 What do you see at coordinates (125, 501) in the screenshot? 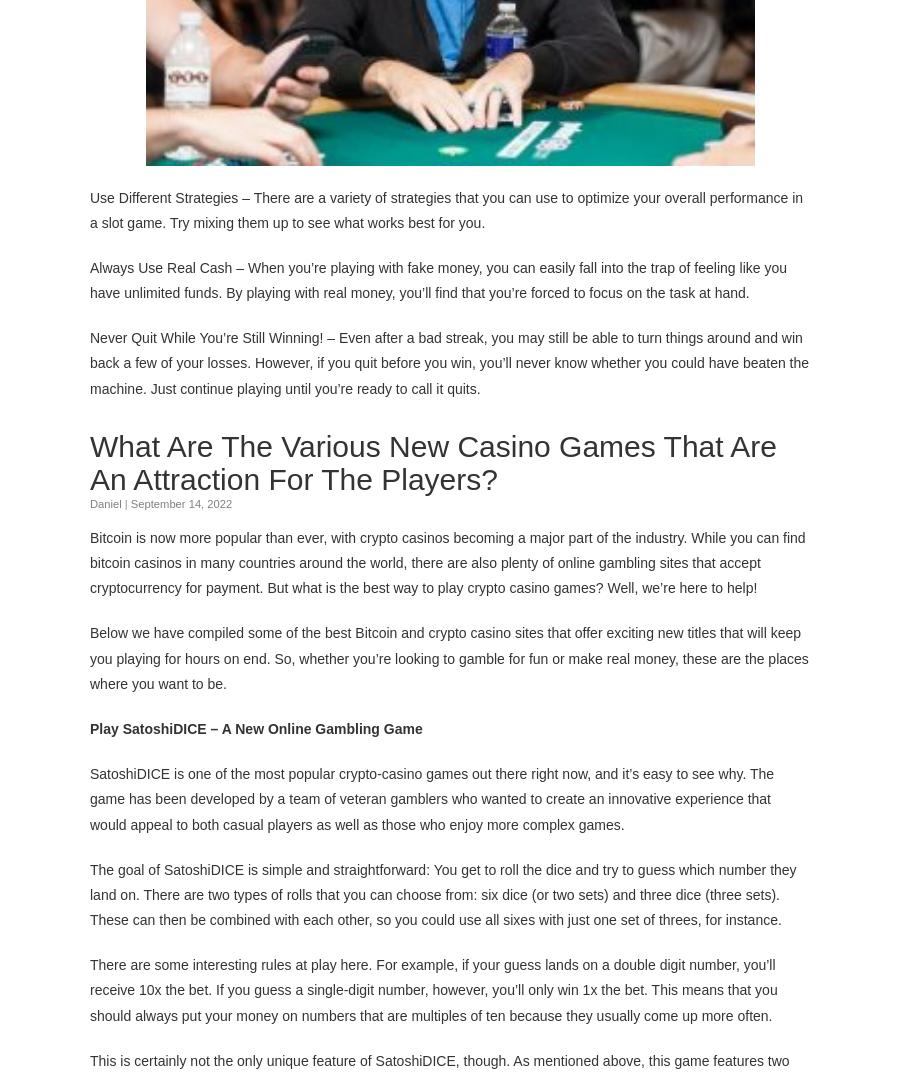
I see `'|'` at bounding box center [125, 501].